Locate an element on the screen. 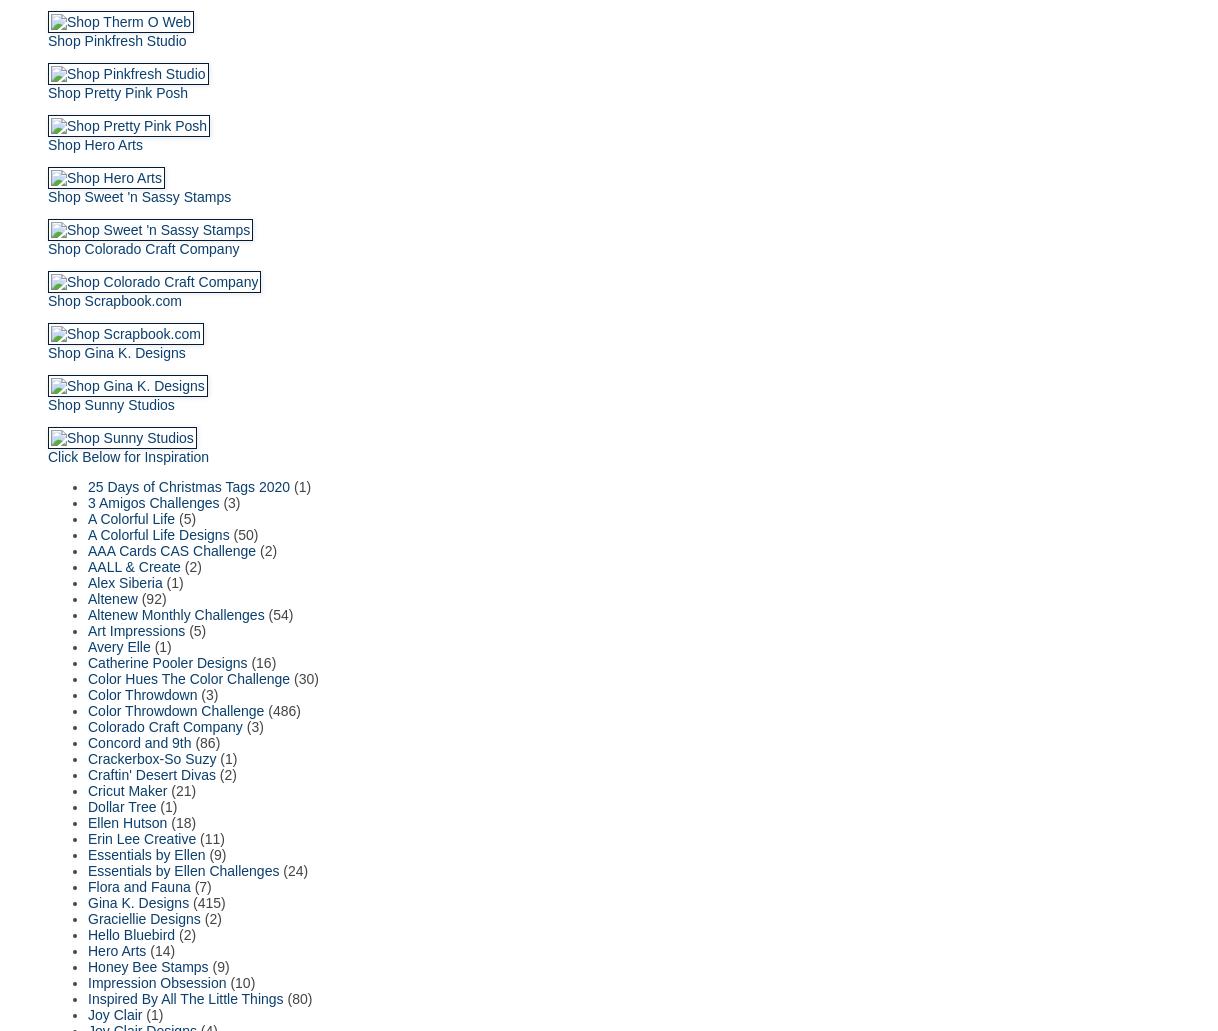 Image resolution: width=1218 pixels, height=1031 pixels. 'Shop Scrapbook.com' is located at coordinates (114, 300).